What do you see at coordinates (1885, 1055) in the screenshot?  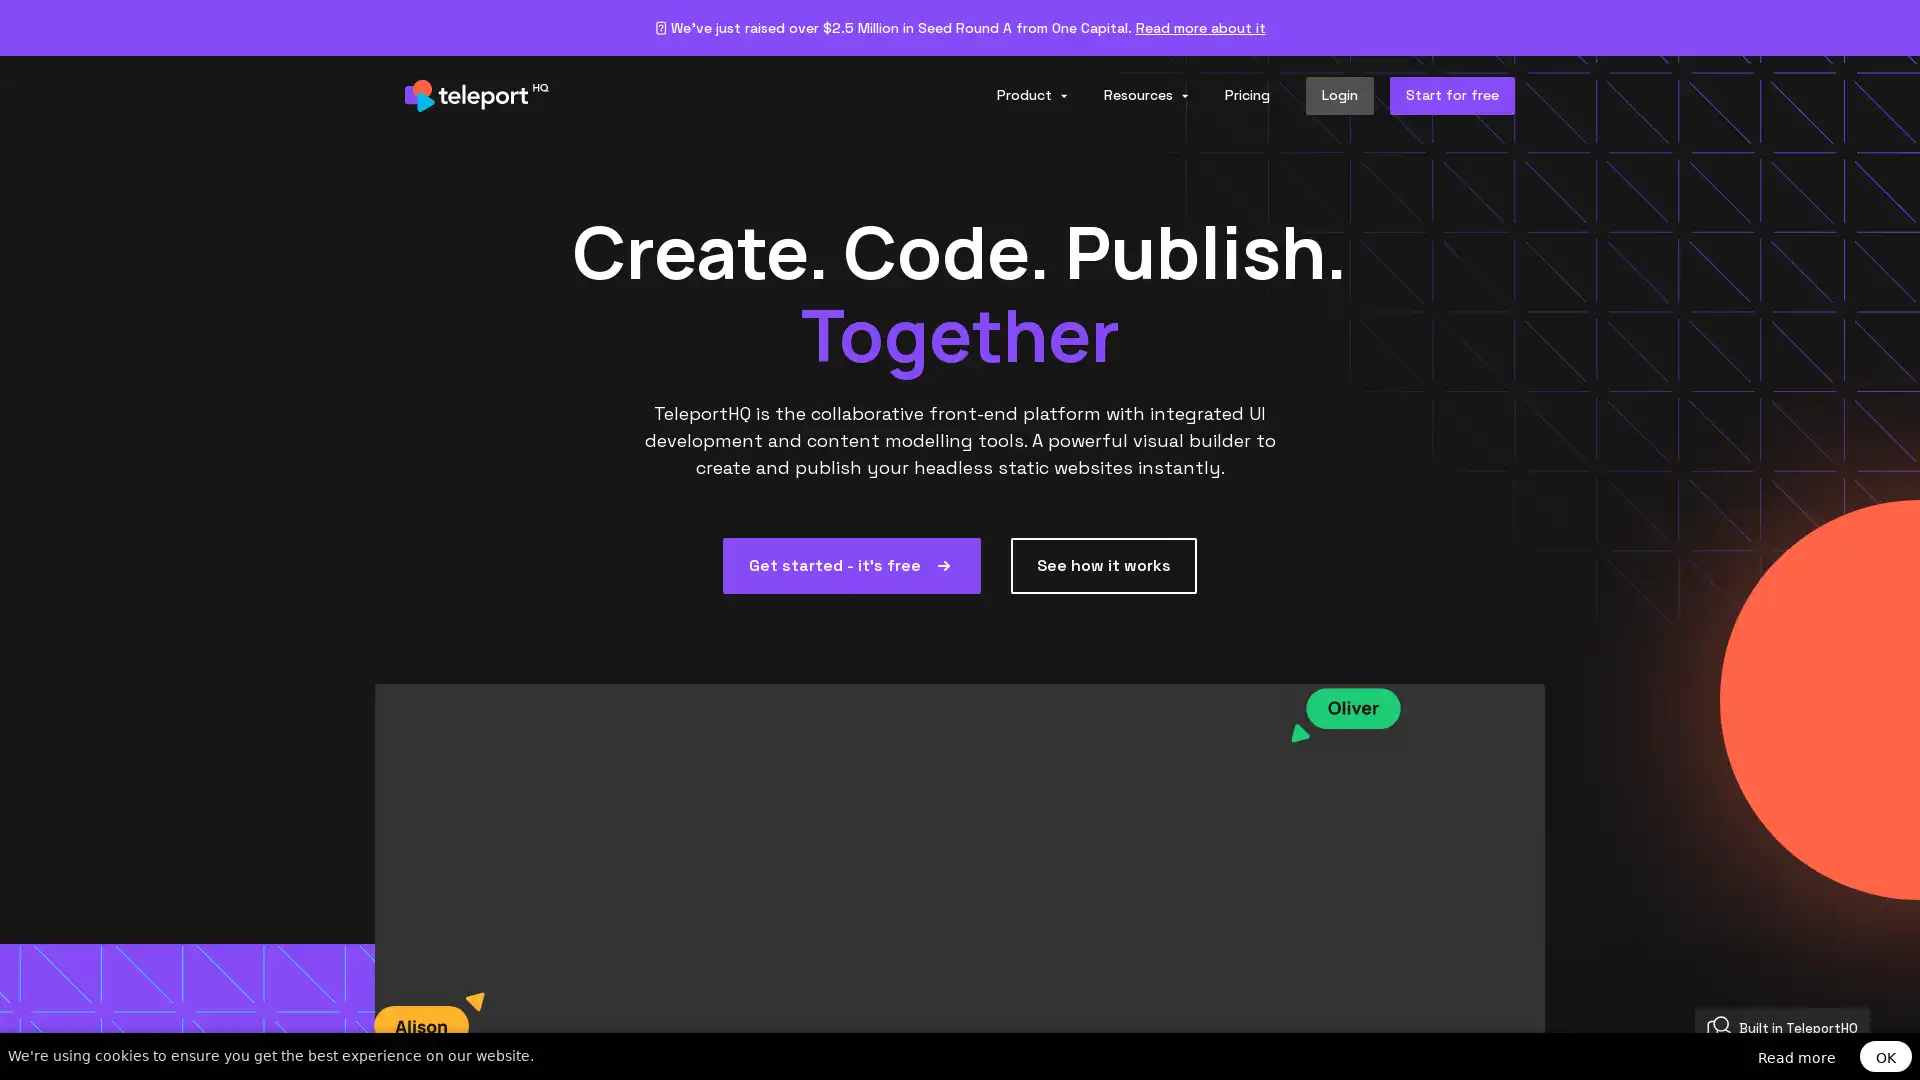 I see `OK` at bounding box center [1885, 1055].